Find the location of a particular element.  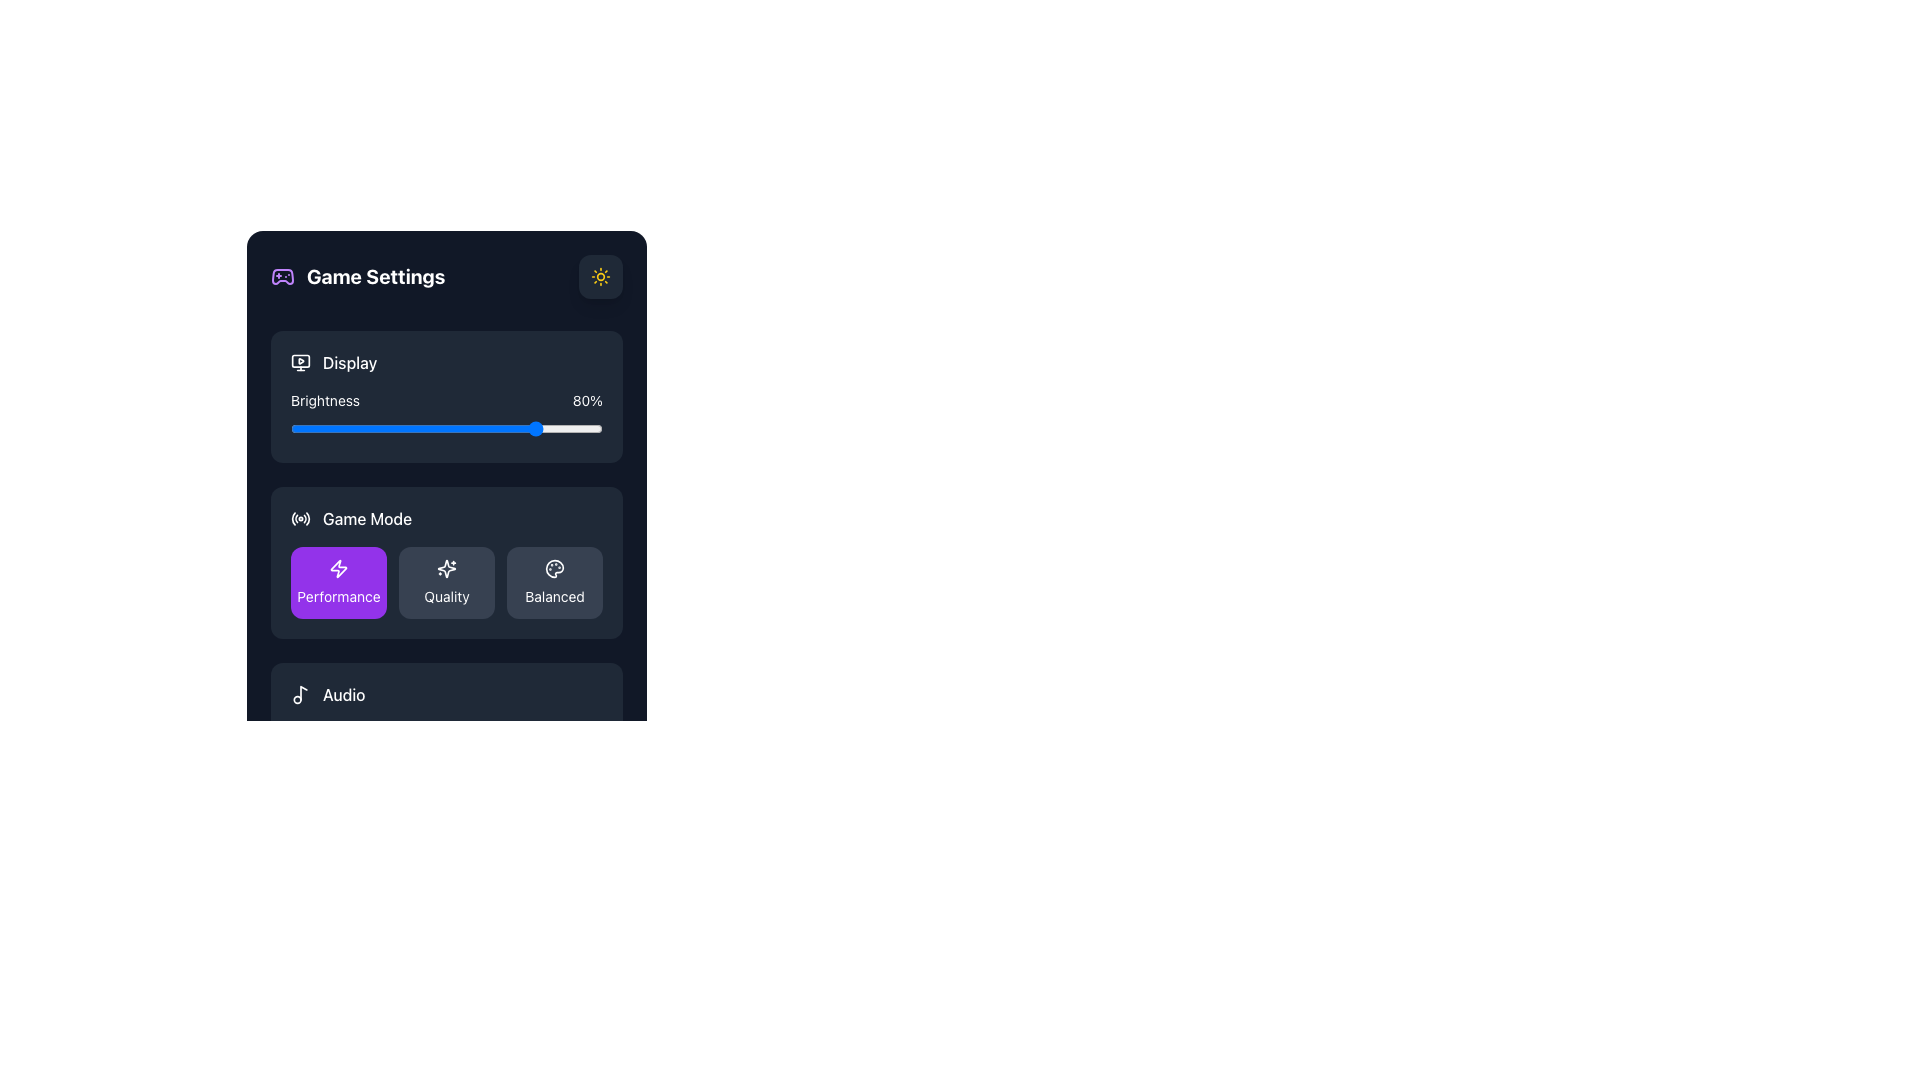

the 'Brightness' text label in the 'Display' section of the settings interface, which is positioned to the left of the '80%' percentage indicator and above the blue slider is located at coordinates (325, 401).